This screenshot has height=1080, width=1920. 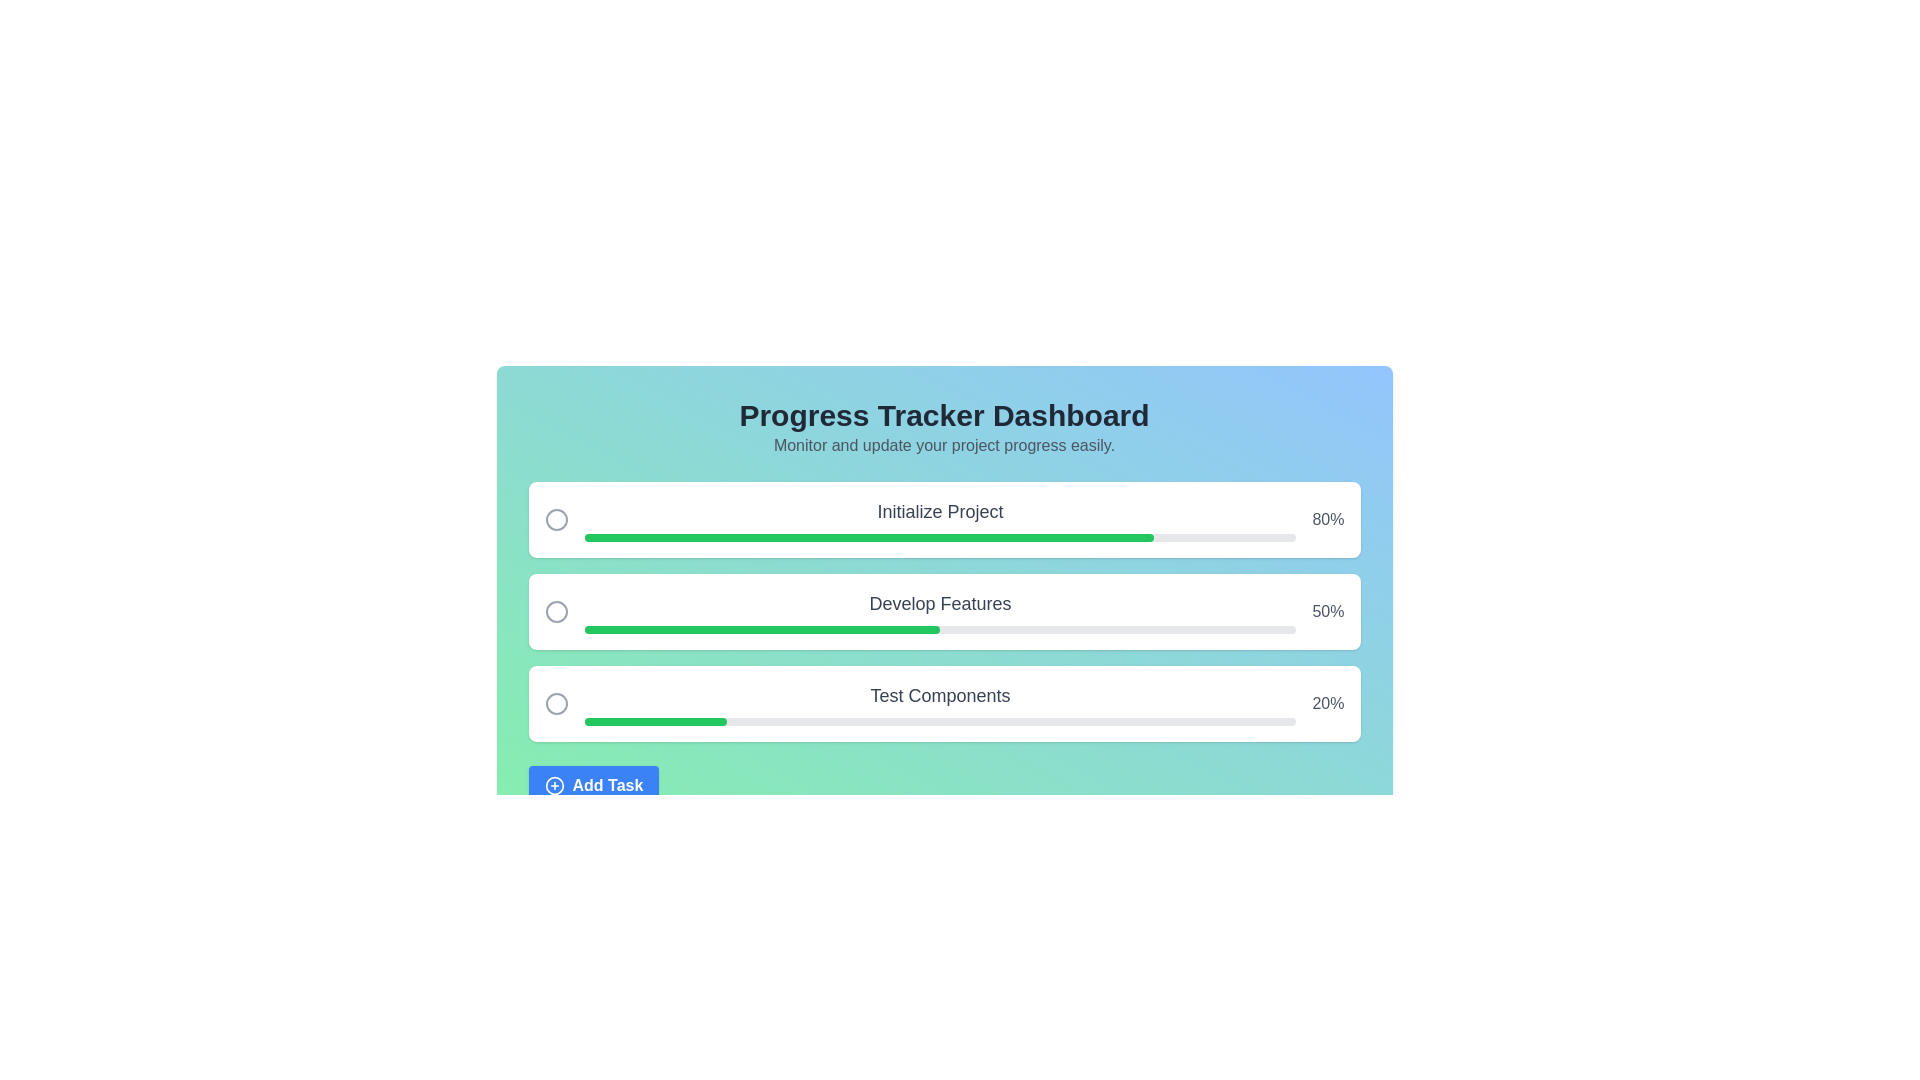 I want to click on the progress tracker widget indicating the task 'Initialize Project' by moving the cursor to its center point, so click(x=943, y=519).